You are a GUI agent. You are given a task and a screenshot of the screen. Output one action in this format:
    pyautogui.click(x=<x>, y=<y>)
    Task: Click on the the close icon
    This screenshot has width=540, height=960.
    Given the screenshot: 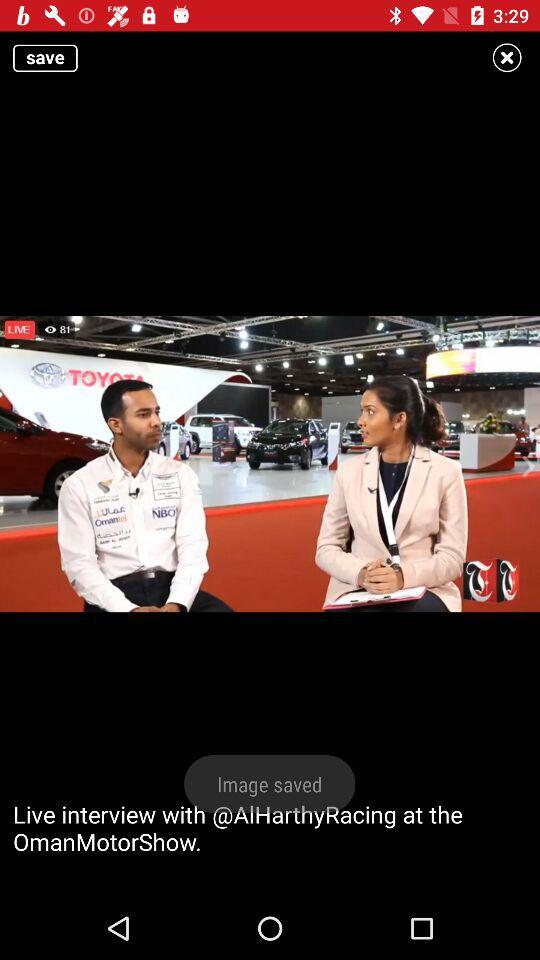 What is the action you would take?
    pyautogui.click(x=499, y=56)
    